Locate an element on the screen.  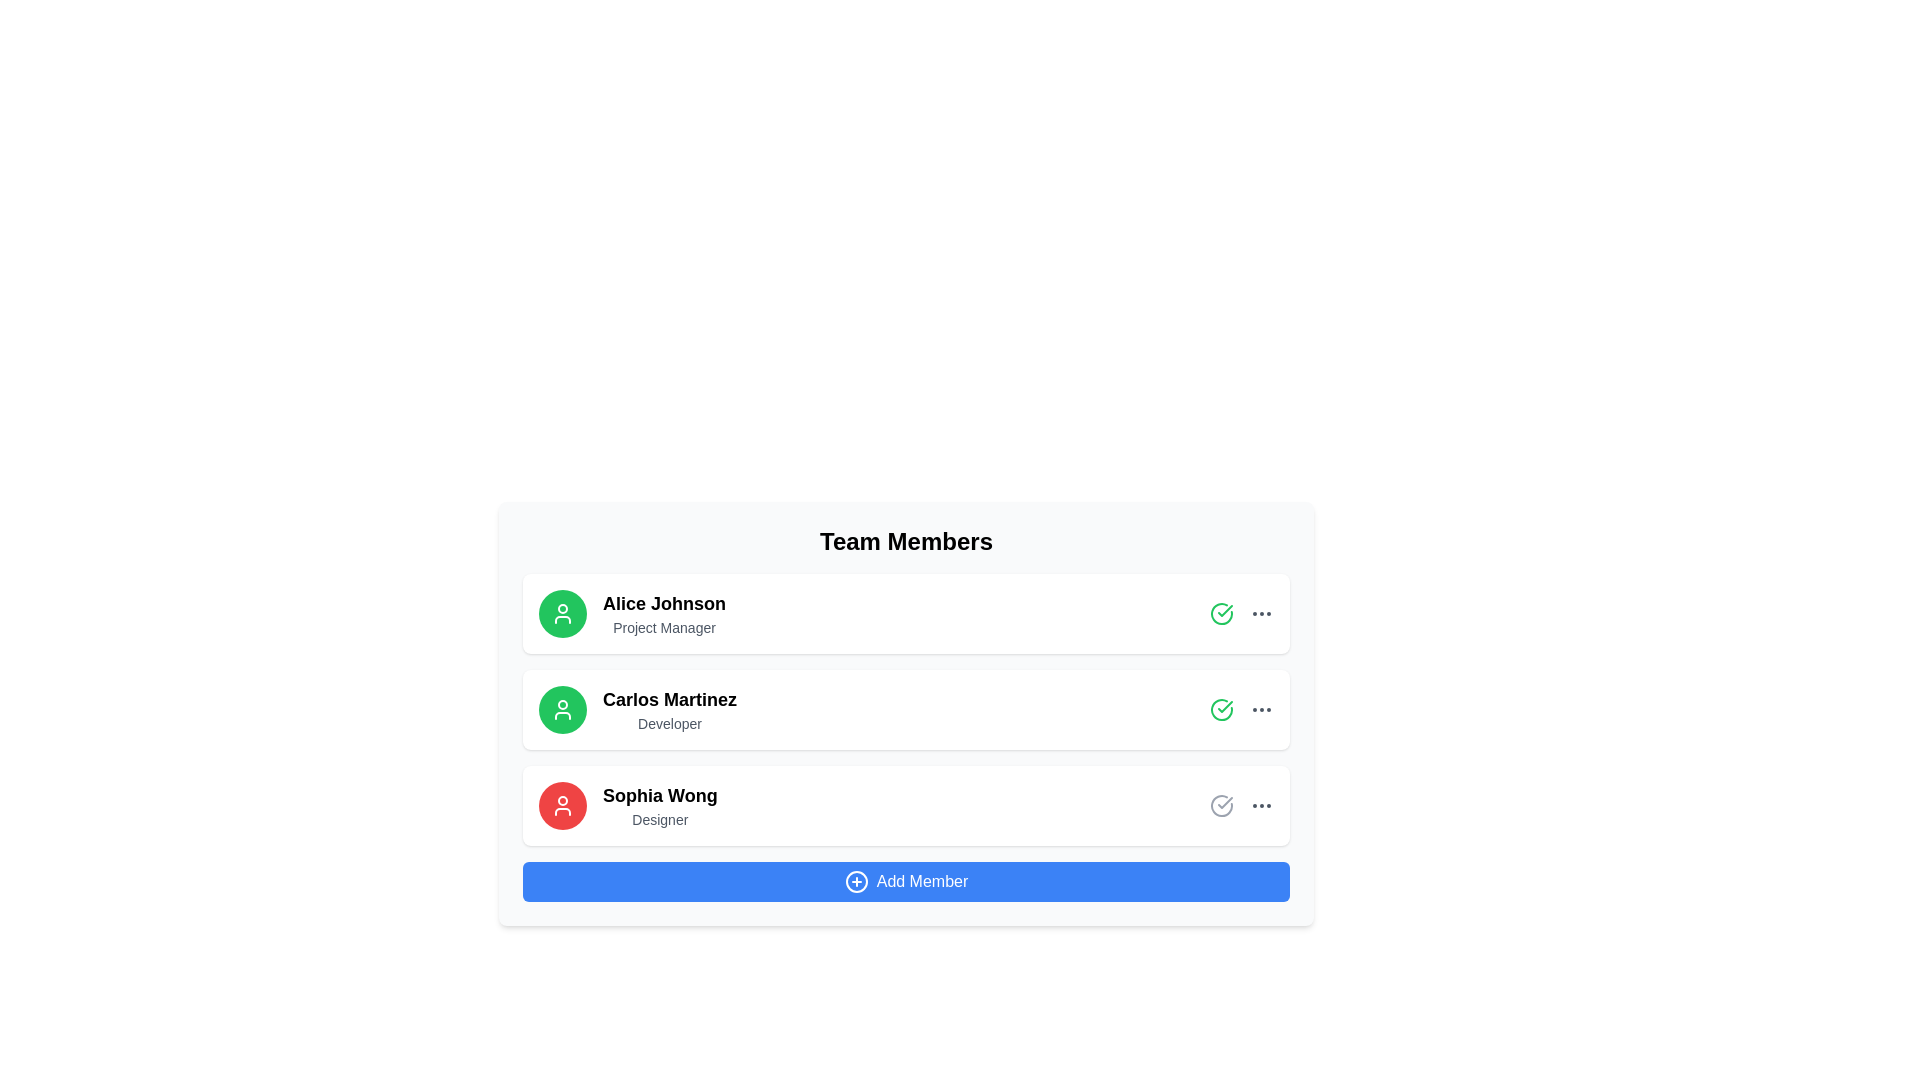
the text label indicating the role of the team member located under 'Sophia Wong' in the third entry of the team members list is located at coordinates (660, 820).